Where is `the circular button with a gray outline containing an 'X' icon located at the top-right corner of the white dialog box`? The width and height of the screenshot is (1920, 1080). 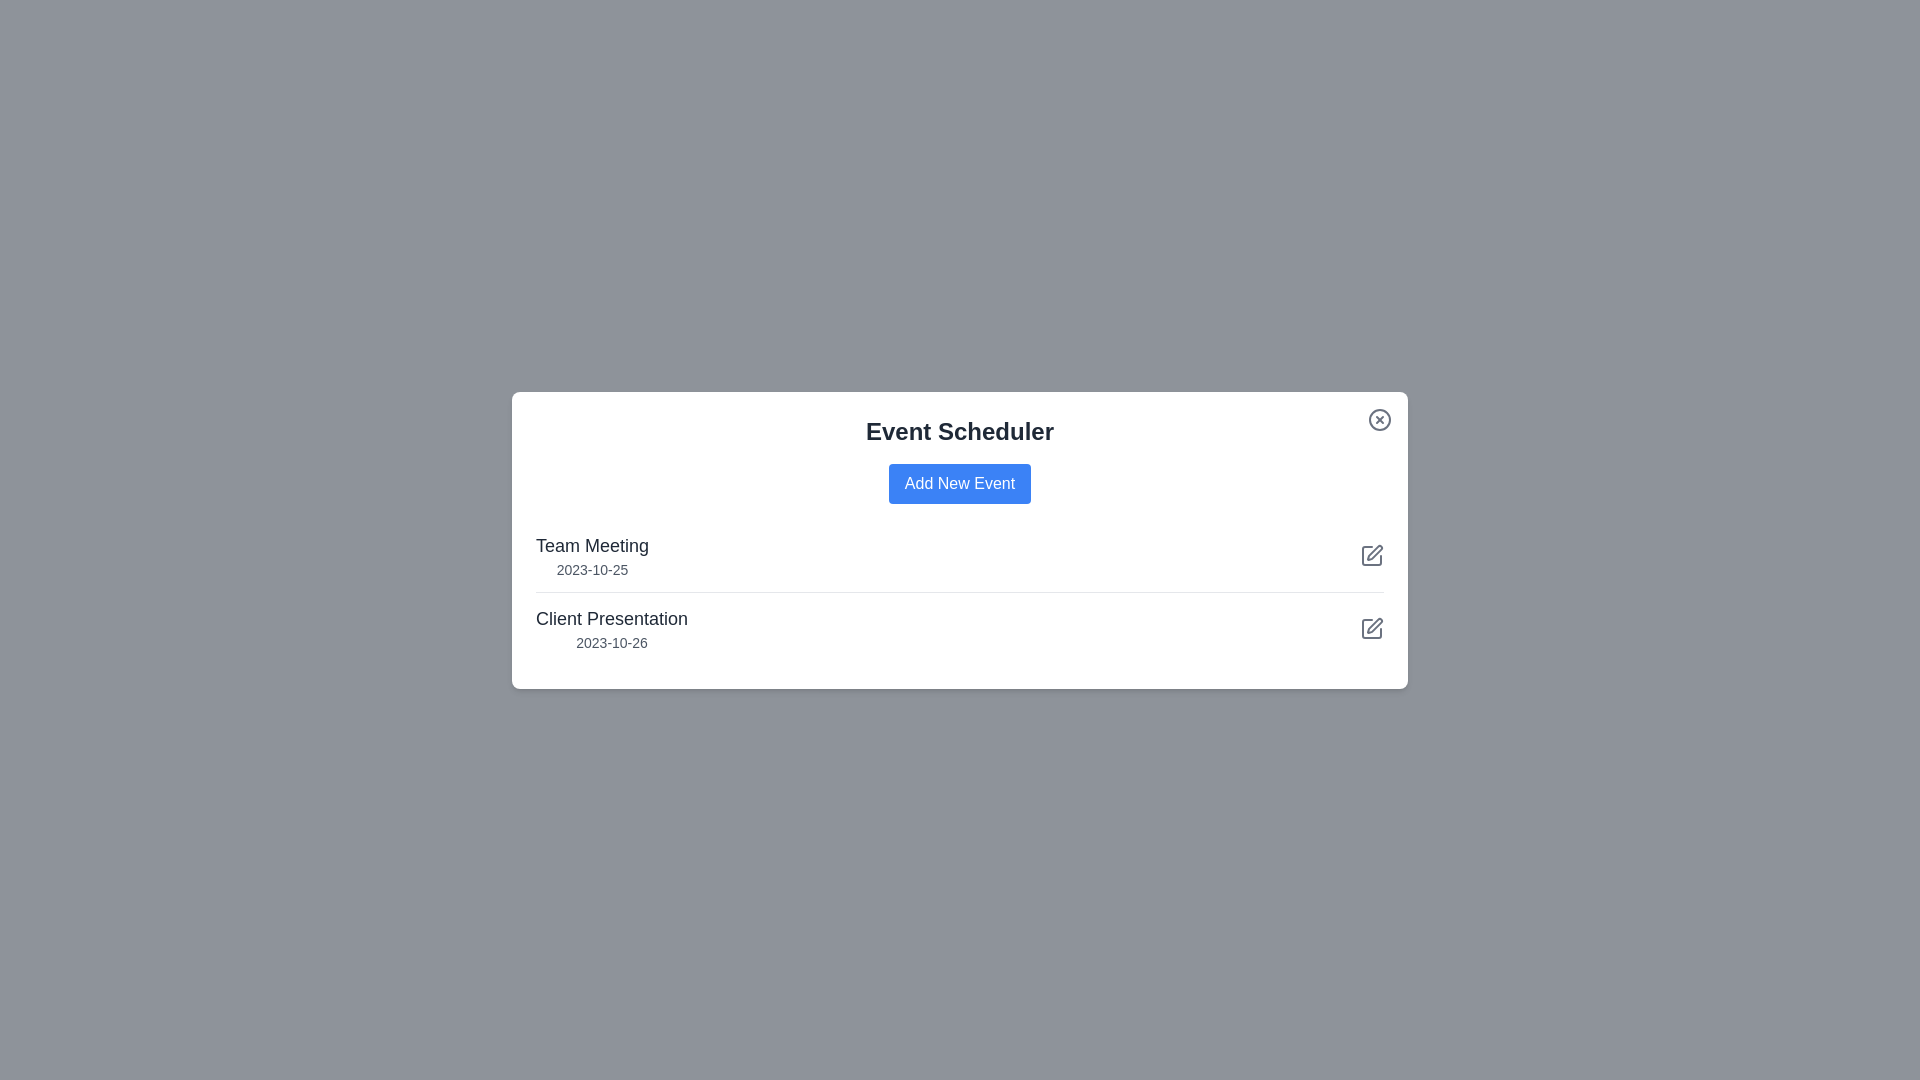 the circular button with a gray outline containing an 'X' icon located at the top-right corner of the white dialog box is located at coordinates (1379, 418).